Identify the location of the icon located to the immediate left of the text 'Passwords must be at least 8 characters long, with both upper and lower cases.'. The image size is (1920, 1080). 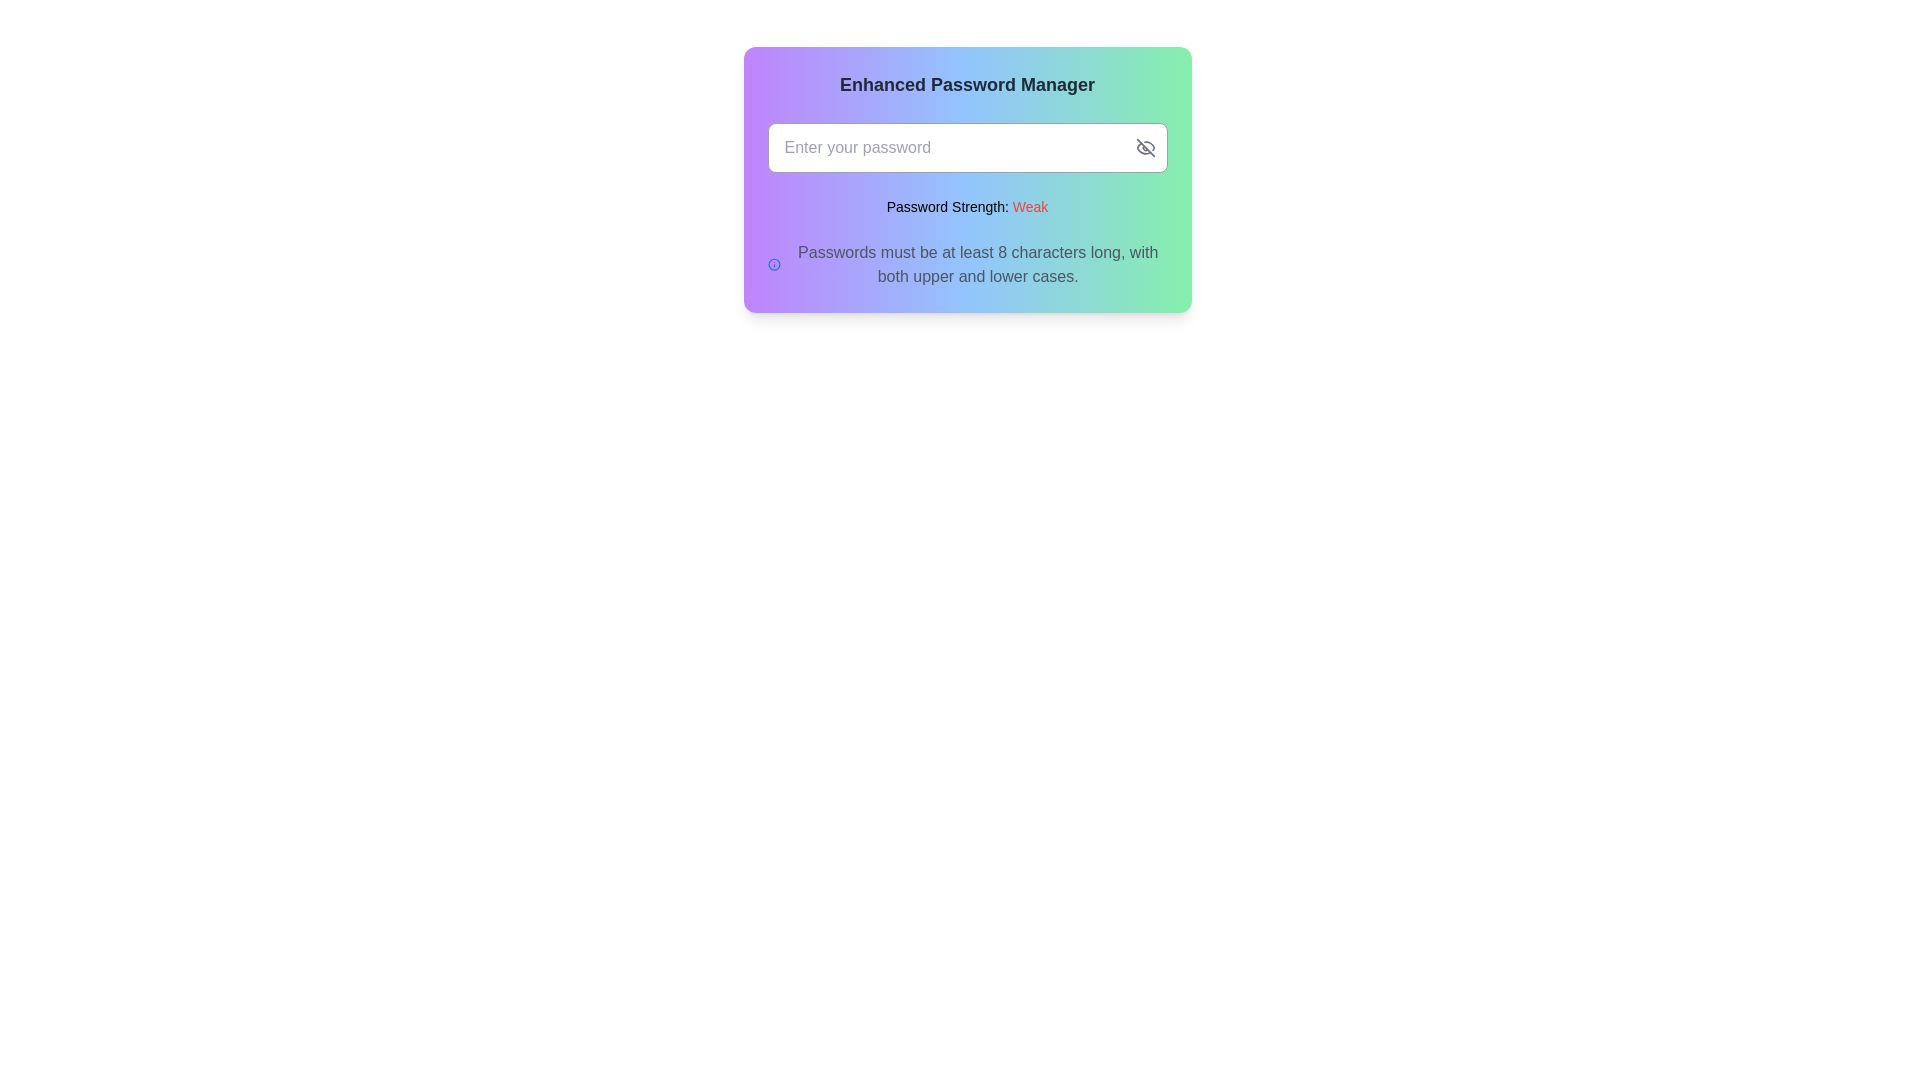
(773, 264).